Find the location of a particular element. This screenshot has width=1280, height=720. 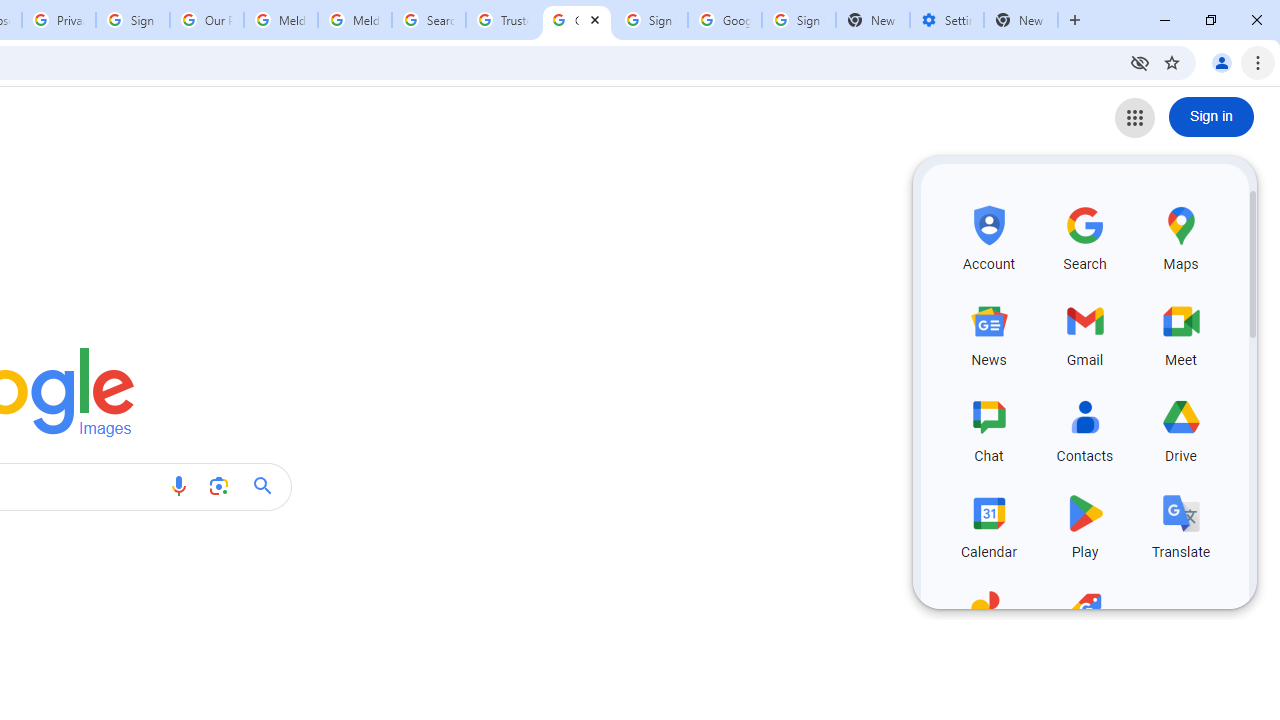

'Sign in - Google Accounts' is located at coordinates (651, 20).